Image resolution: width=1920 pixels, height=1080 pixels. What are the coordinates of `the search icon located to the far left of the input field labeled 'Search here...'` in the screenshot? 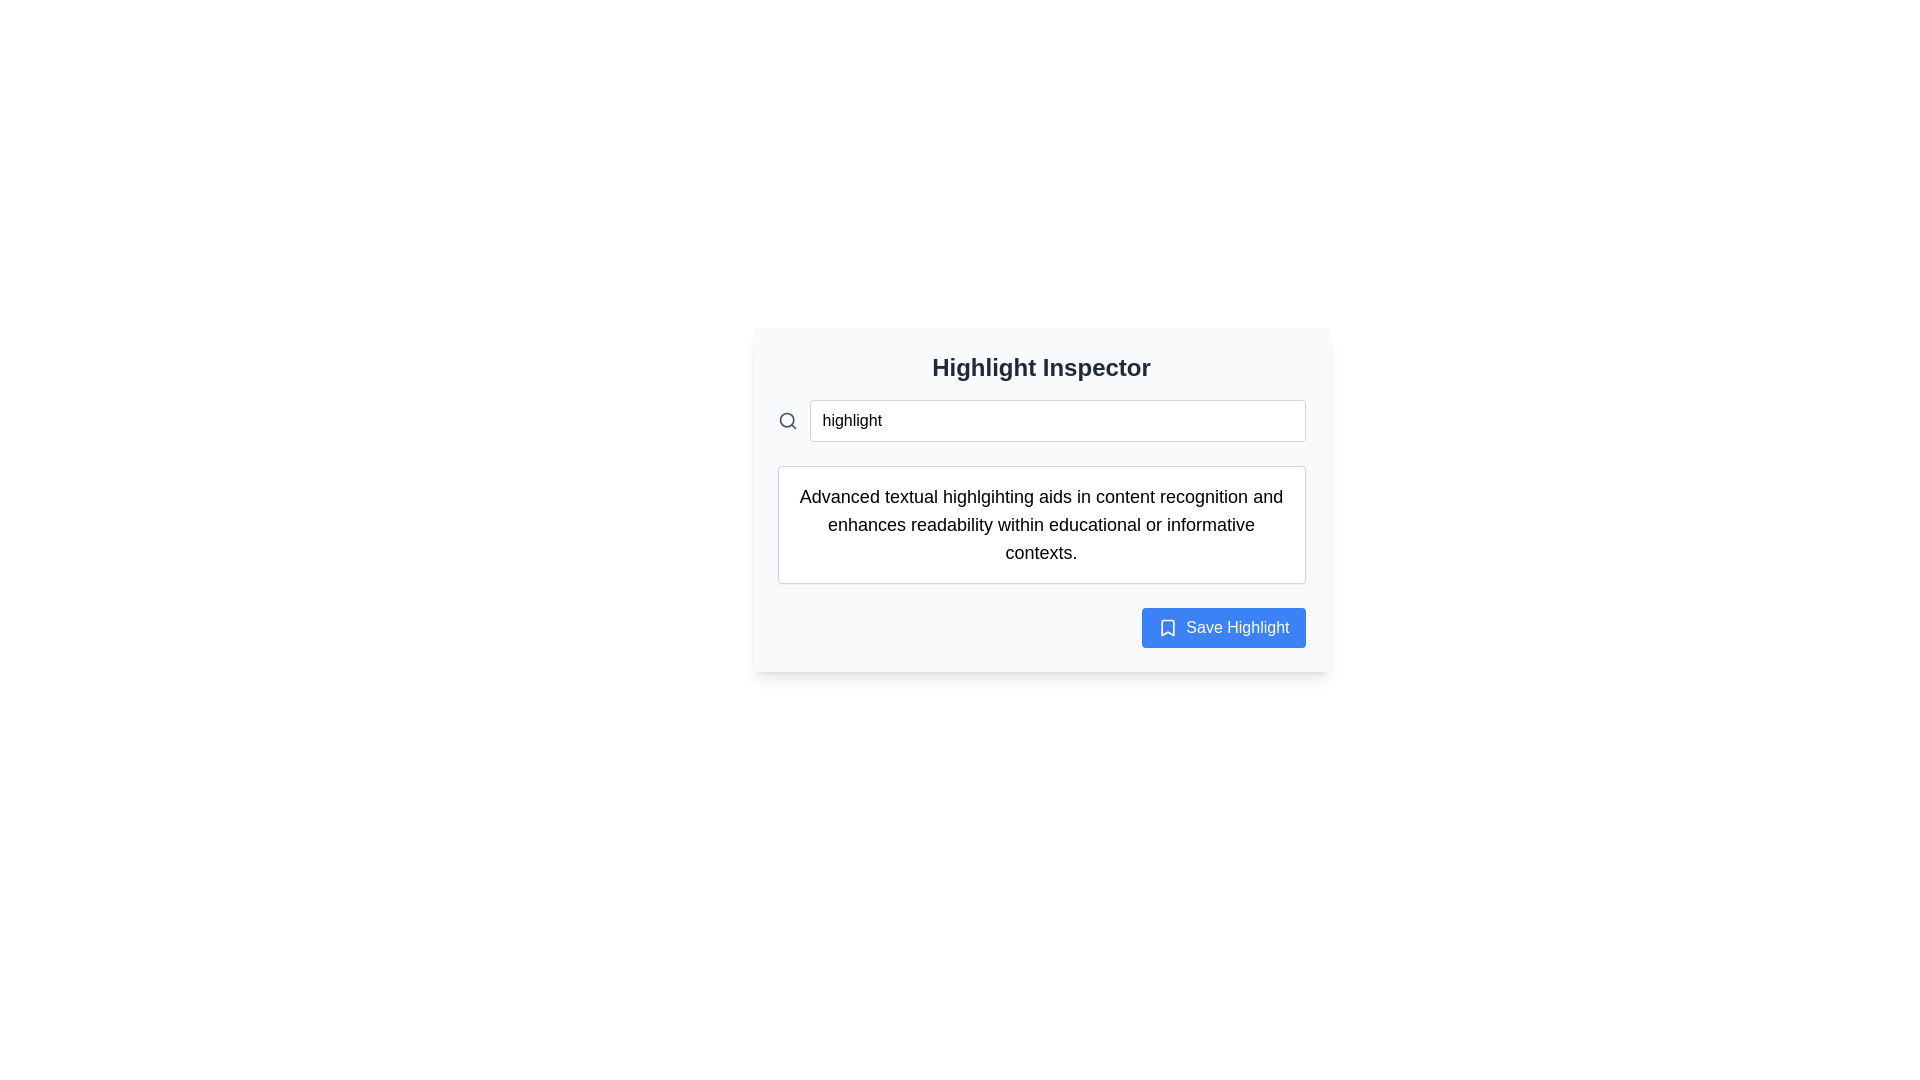 It's located at (786, 419).